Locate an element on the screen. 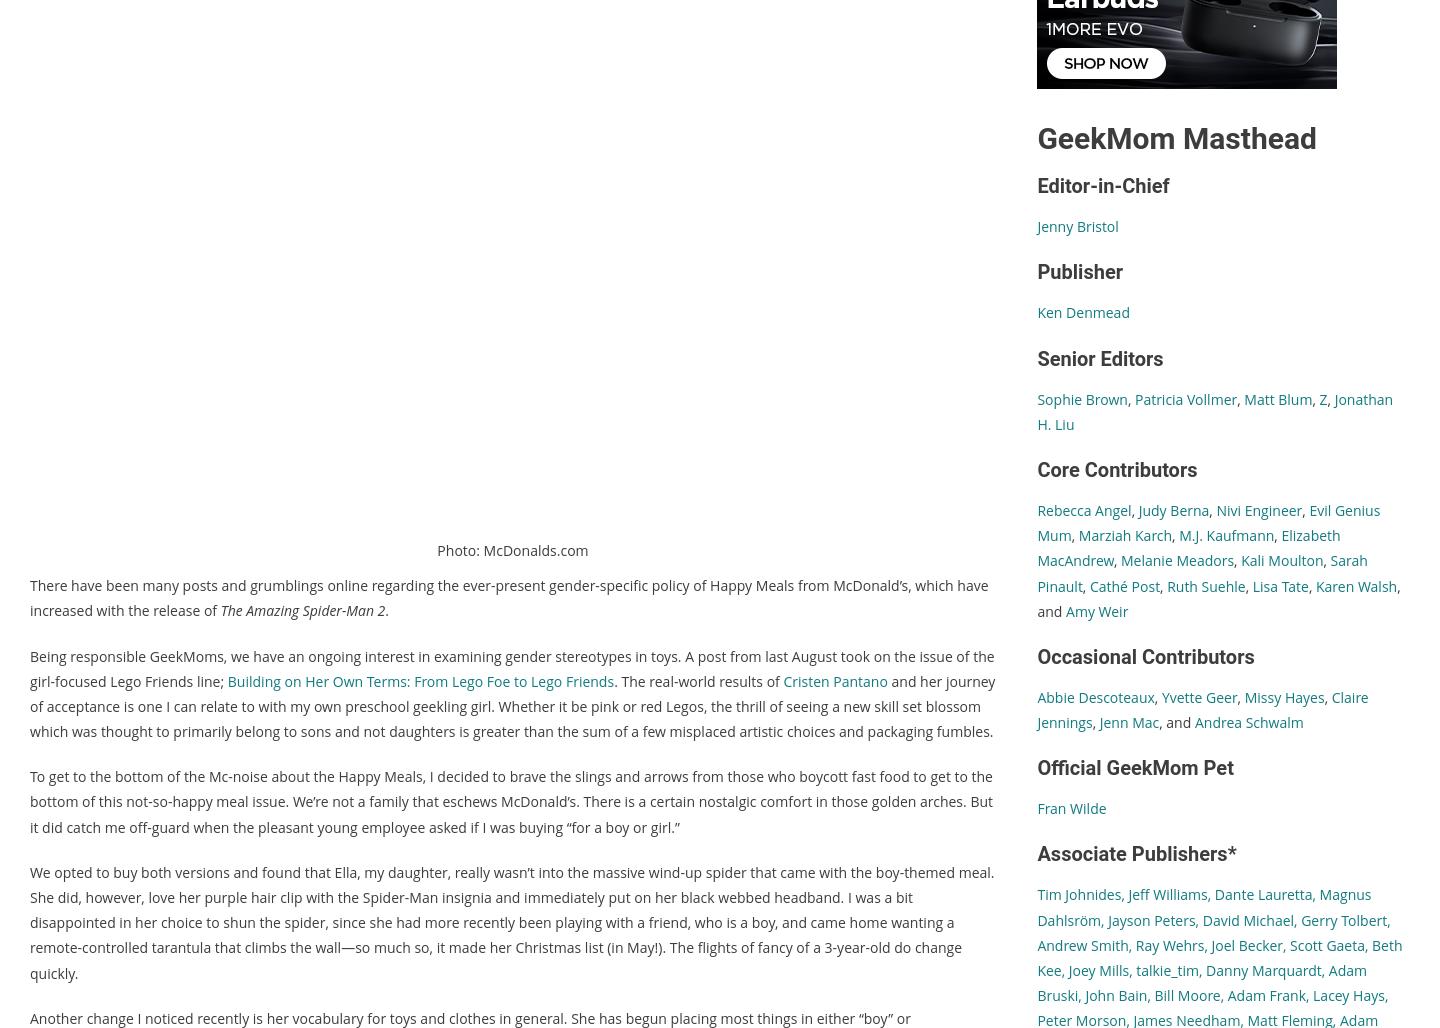  'Official GeekMom Pet' is located at coordinates (1134, 767).